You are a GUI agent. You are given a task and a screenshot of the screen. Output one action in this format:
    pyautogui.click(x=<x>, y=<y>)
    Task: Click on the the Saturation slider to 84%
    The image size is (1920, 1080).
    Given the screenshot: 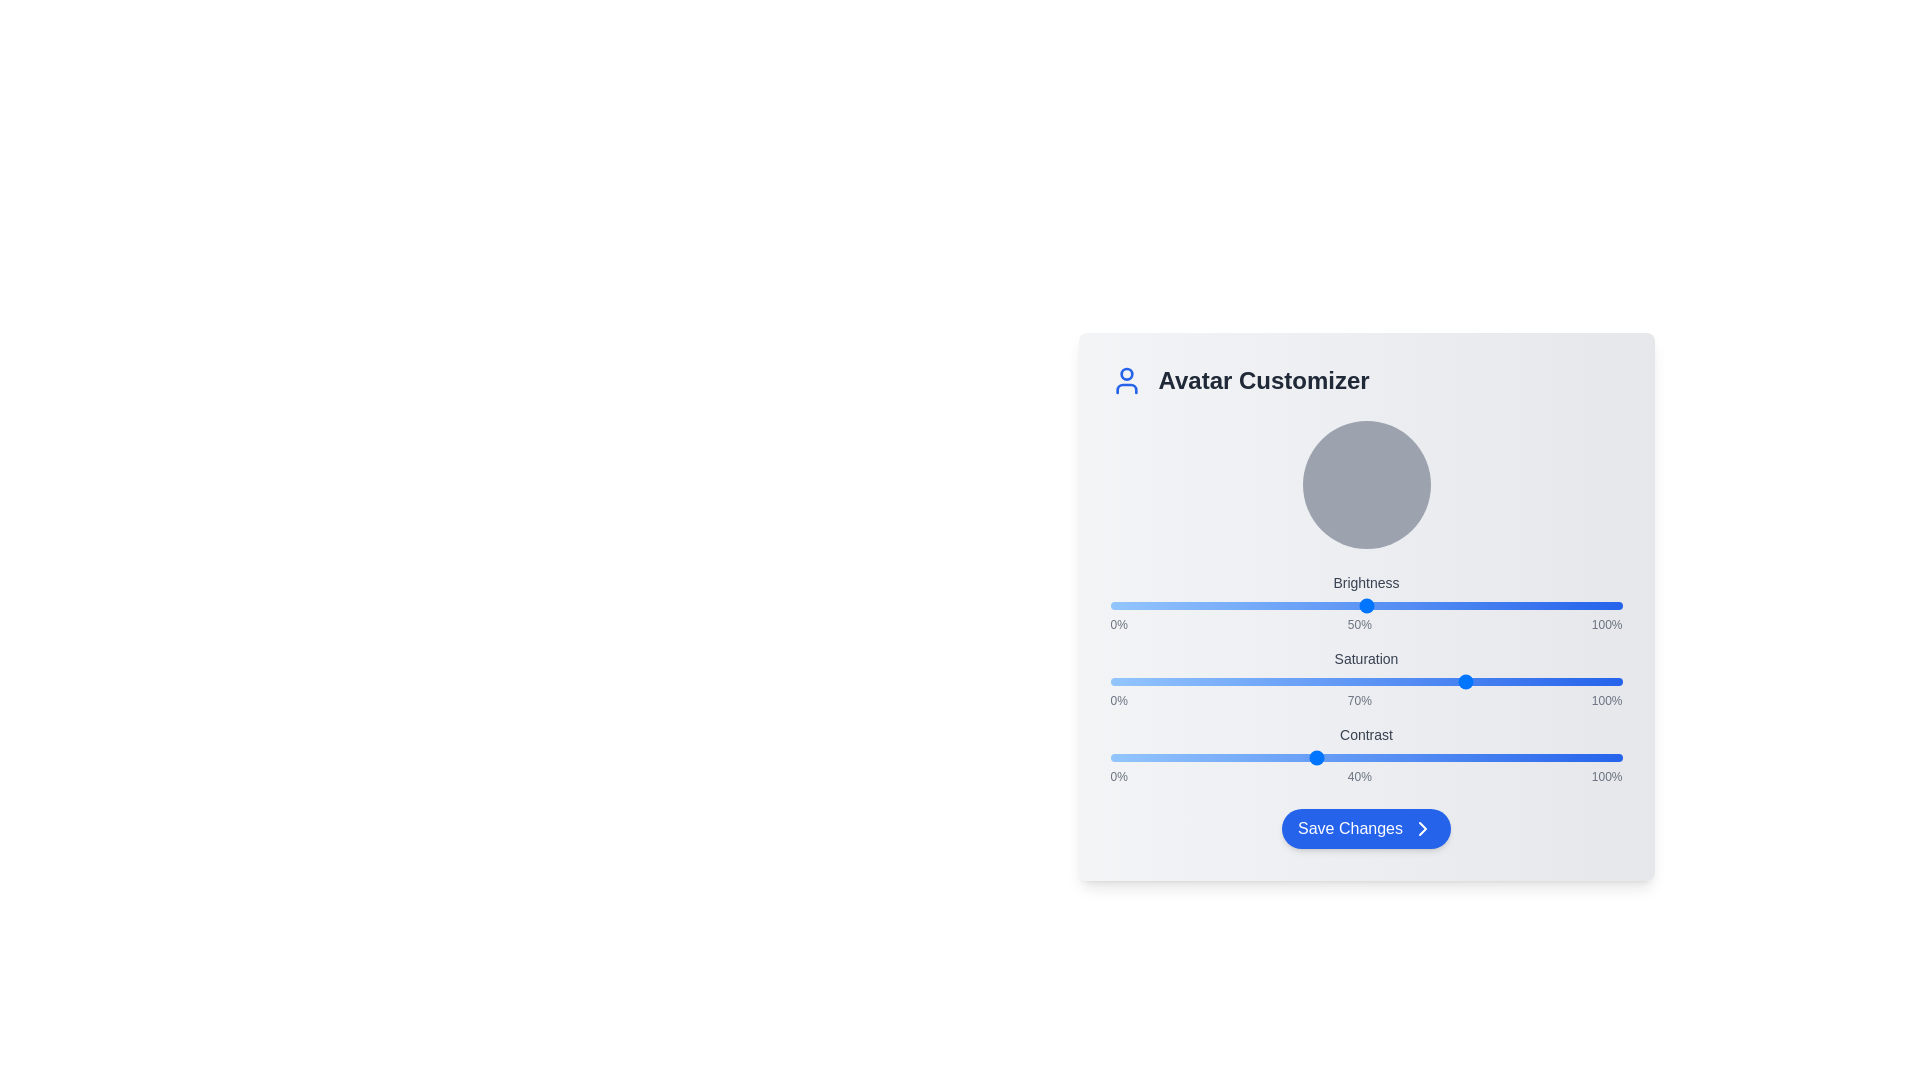 What is the action you would take?
    pyautogui.click(x=1539, y=681)
    